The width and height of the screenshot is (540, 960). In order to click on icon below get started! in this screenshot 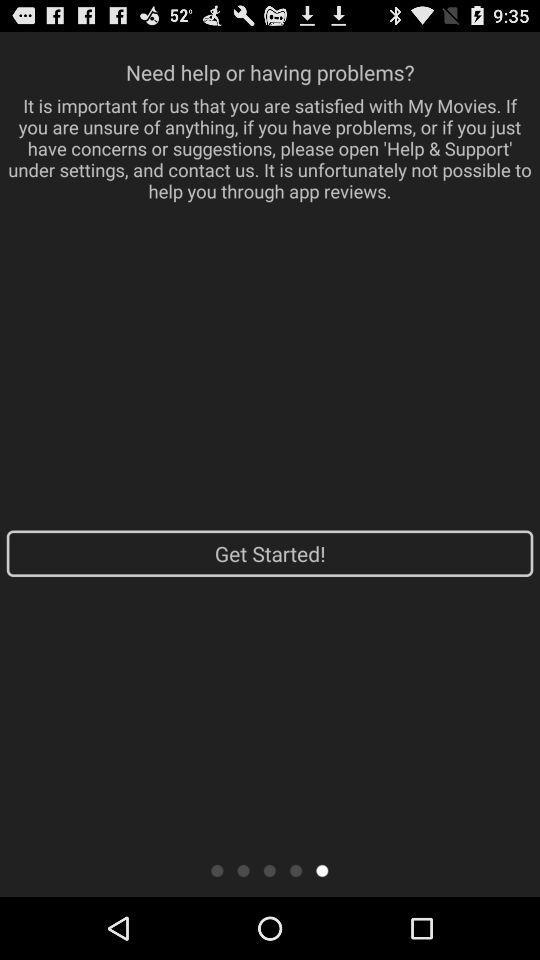, I will do `click(269, 869)`.